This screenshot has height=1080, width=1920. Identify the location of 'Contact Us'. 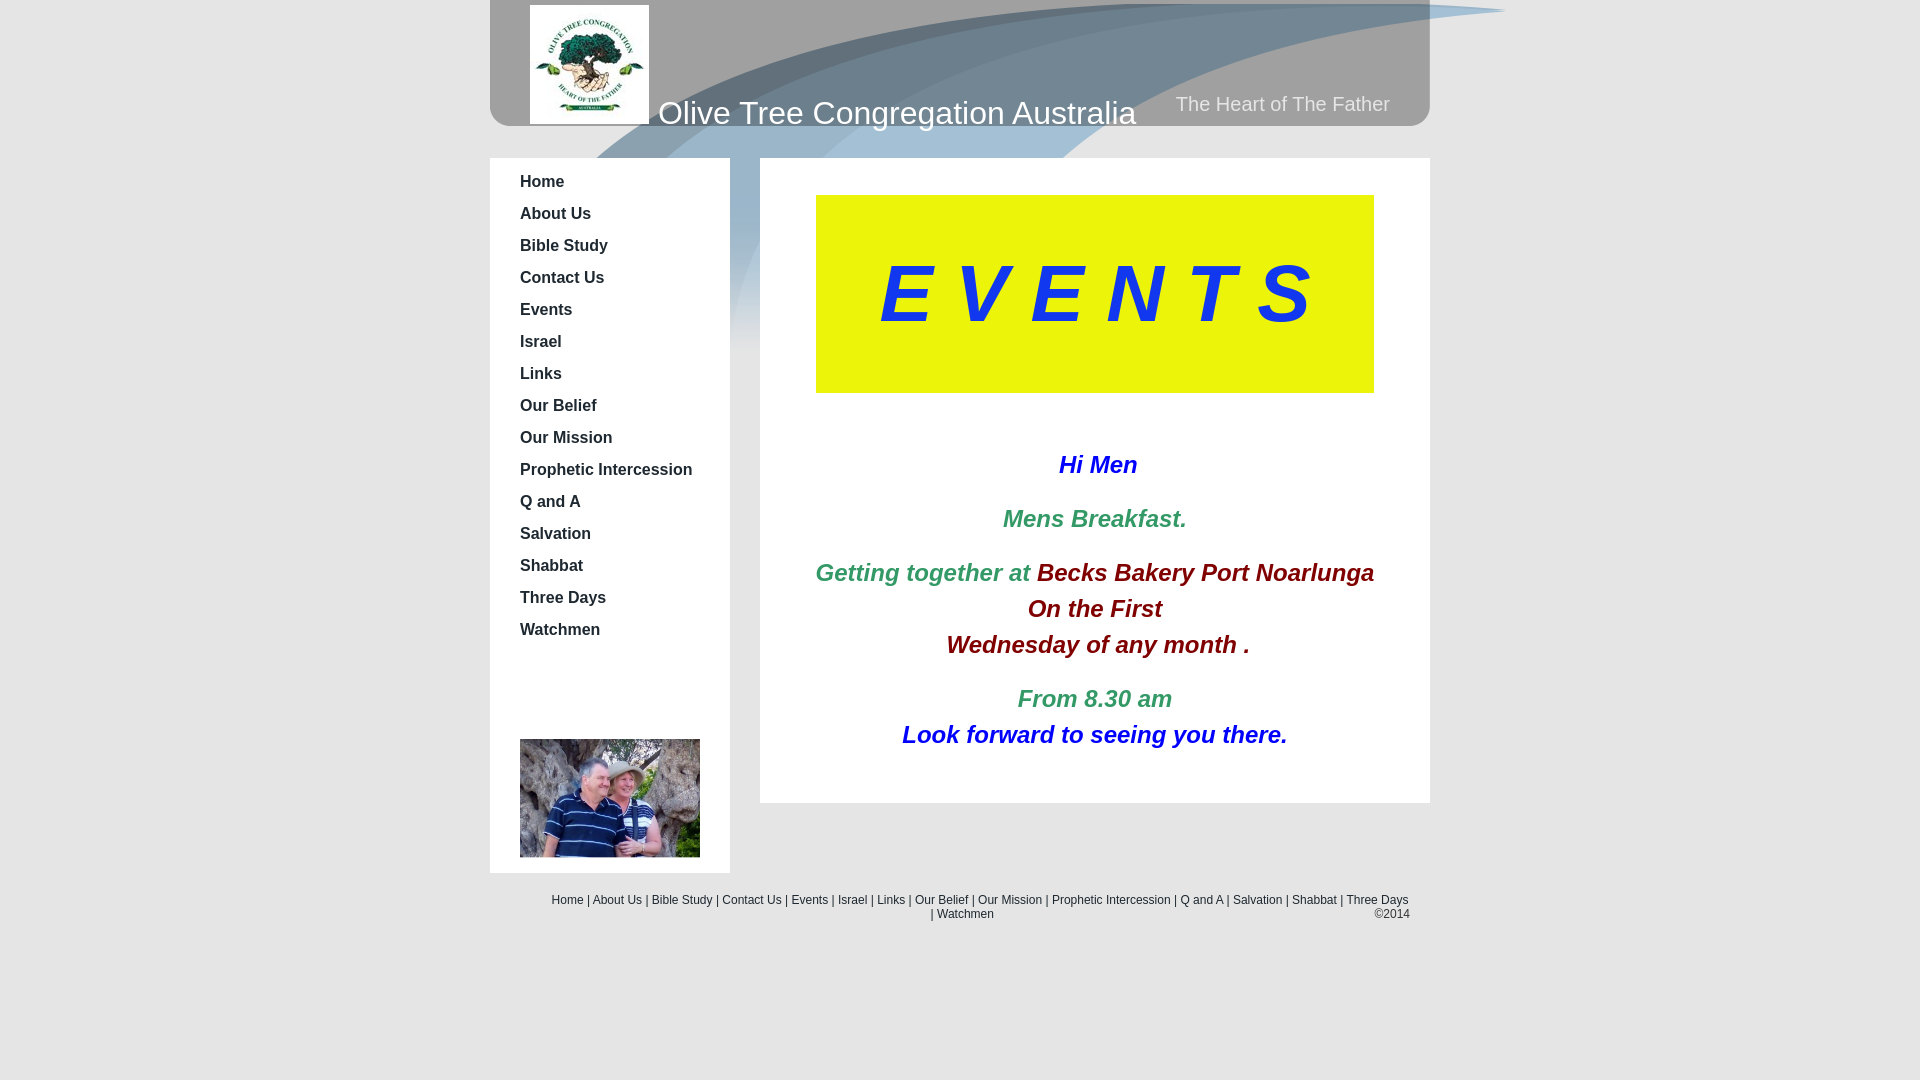
(750, 898).